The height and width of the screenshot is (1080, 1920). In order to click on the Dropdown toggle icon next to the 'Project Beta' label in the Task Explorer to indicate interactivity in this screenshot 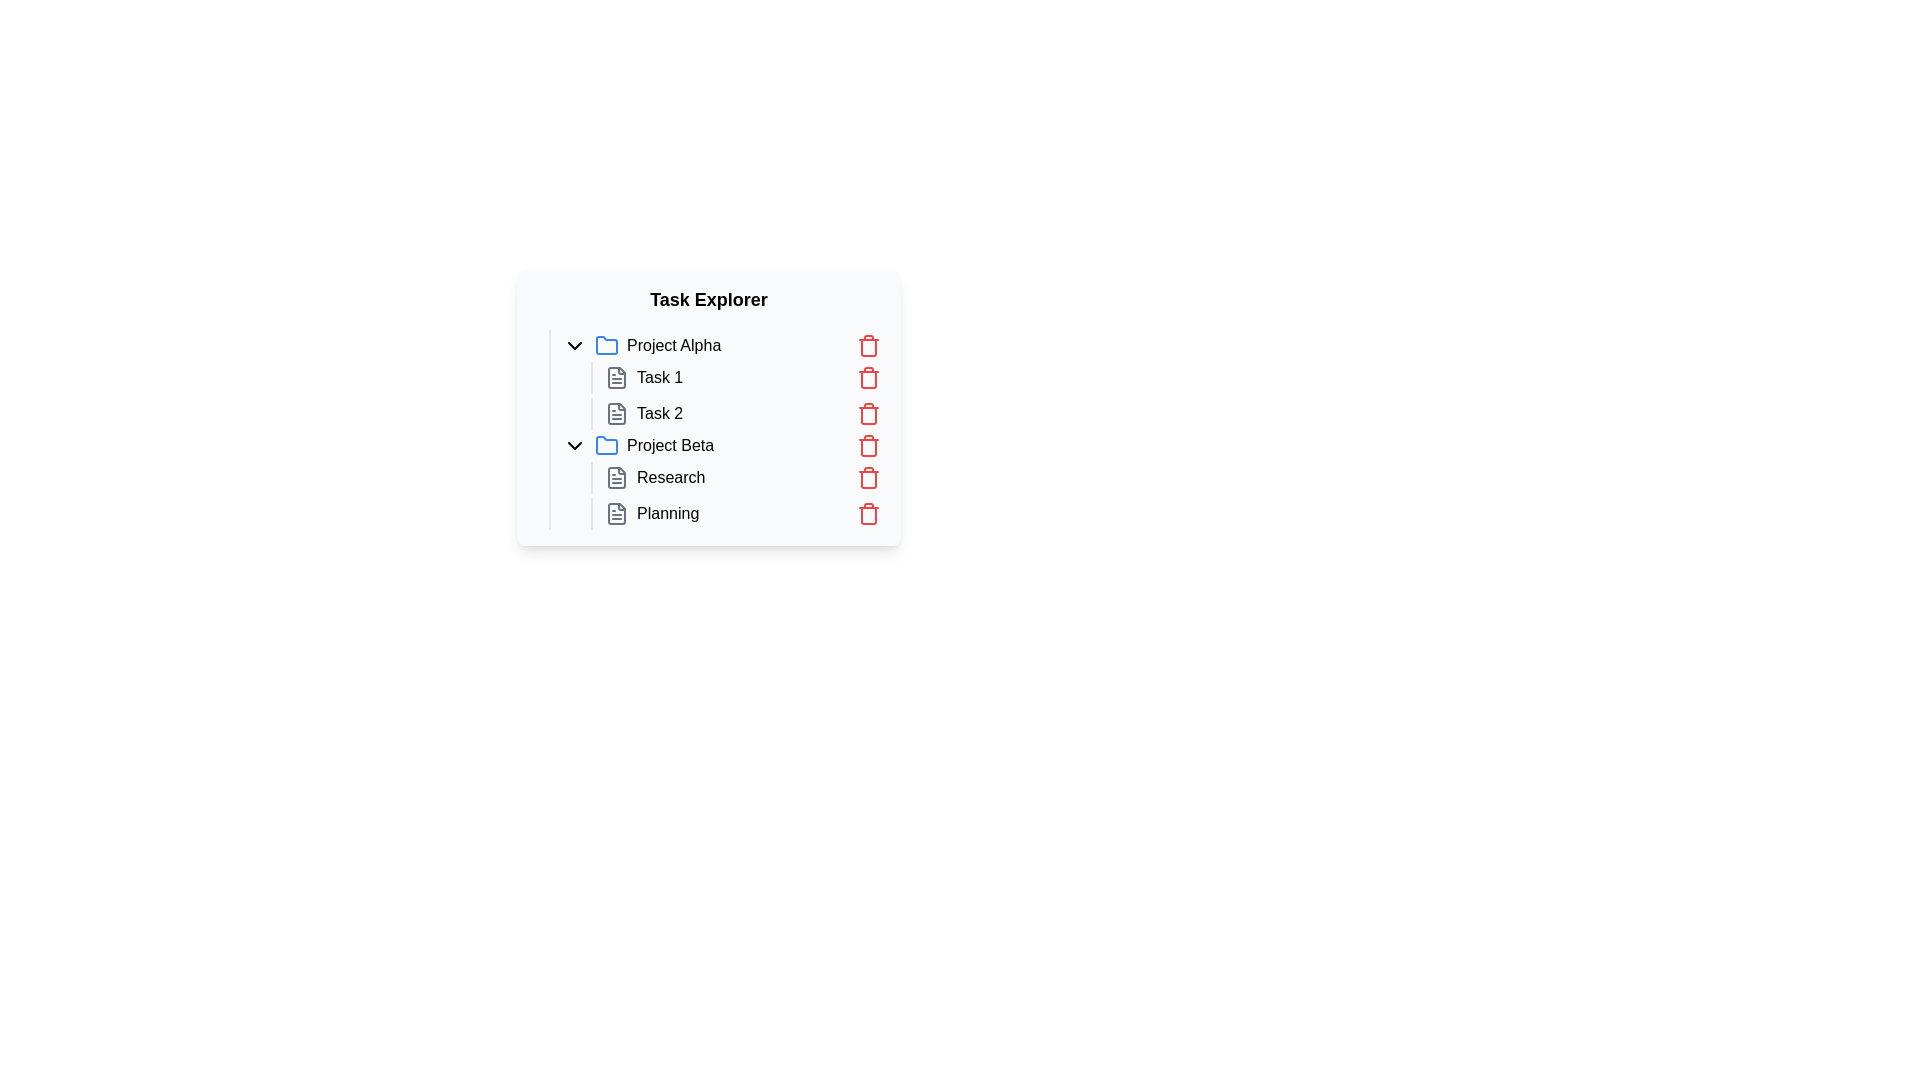, I will do `click(574, 445)`.